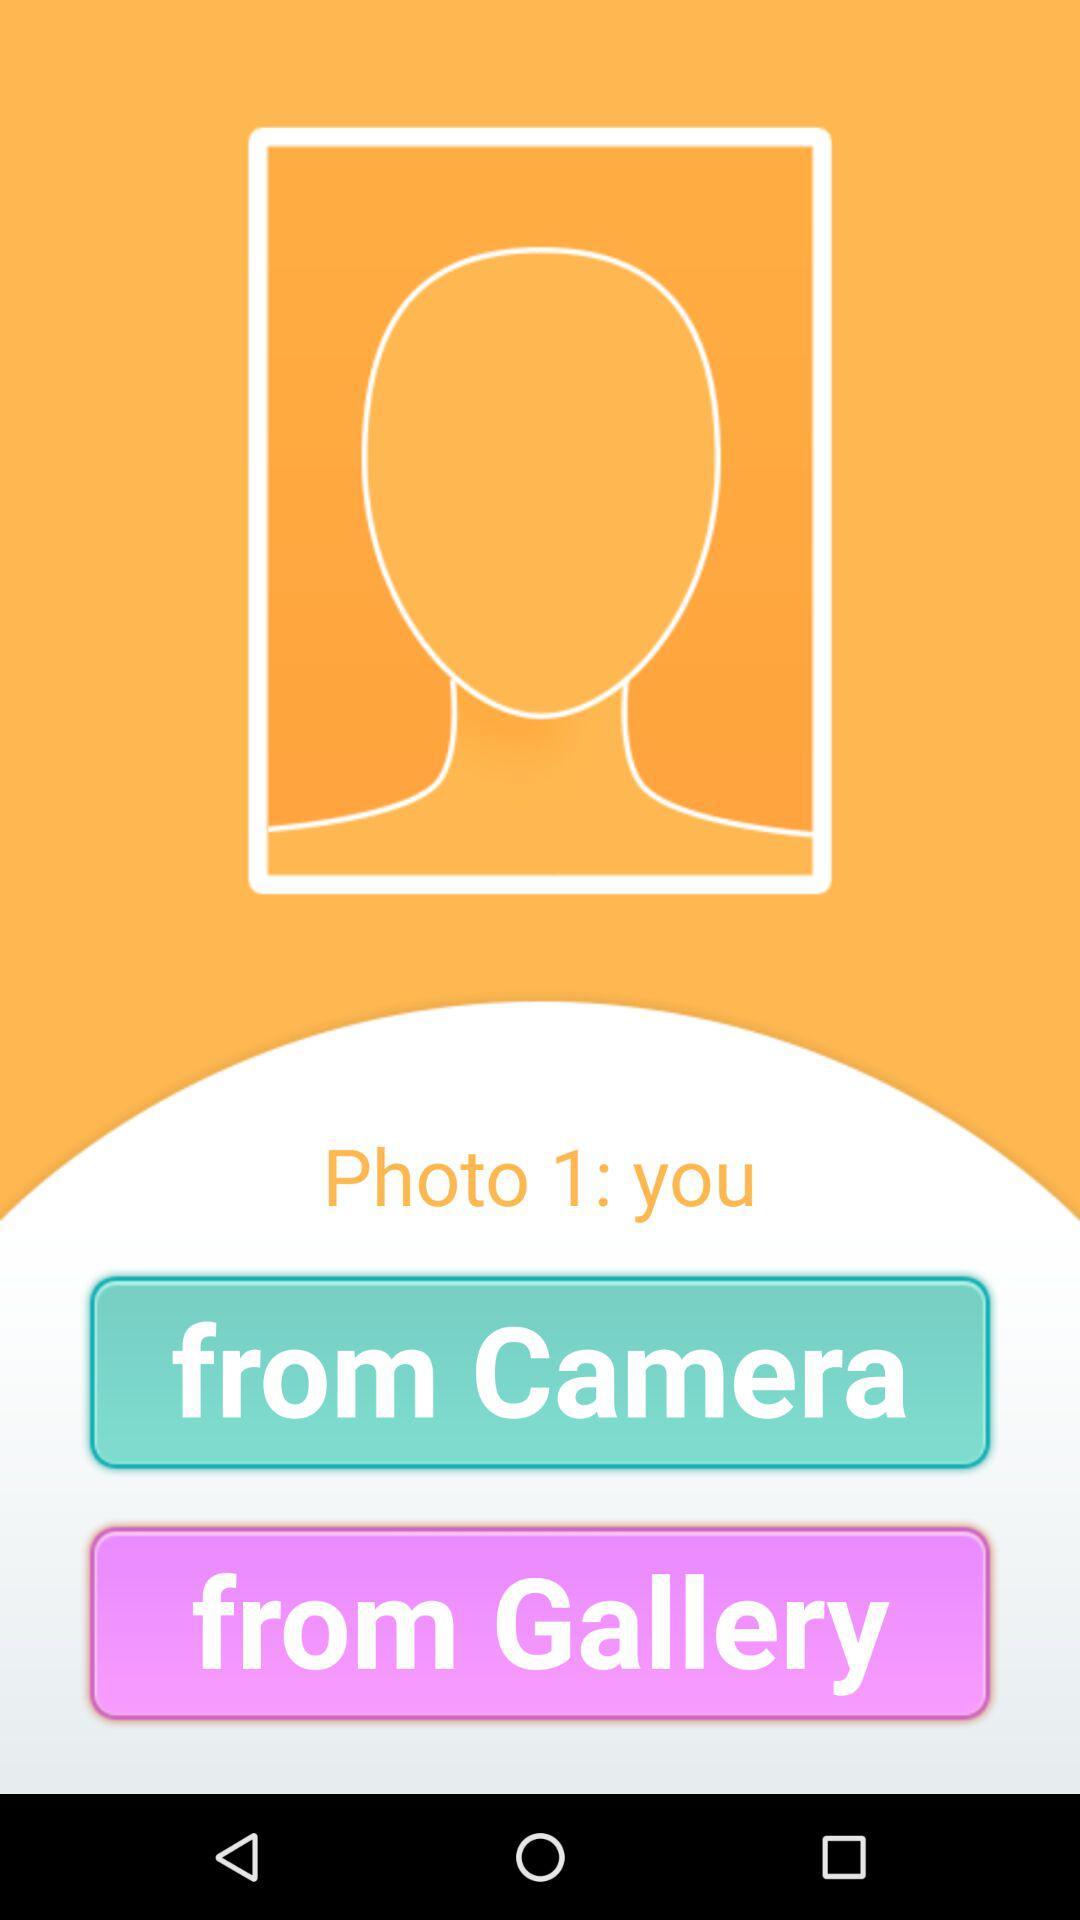  I want to click on the from gallery icon, so click(540, 1623).